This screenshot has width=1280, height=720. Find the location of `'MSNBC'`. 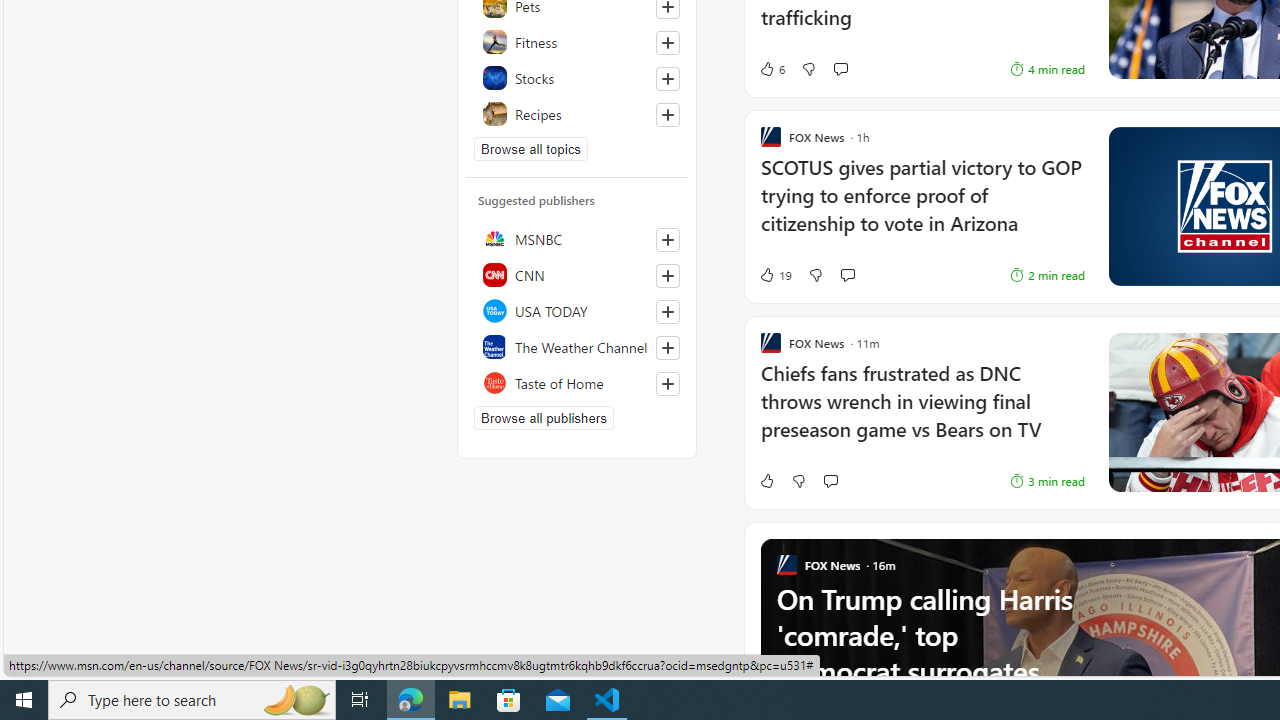

'MSNBC' is located at coordinates (576, 238).